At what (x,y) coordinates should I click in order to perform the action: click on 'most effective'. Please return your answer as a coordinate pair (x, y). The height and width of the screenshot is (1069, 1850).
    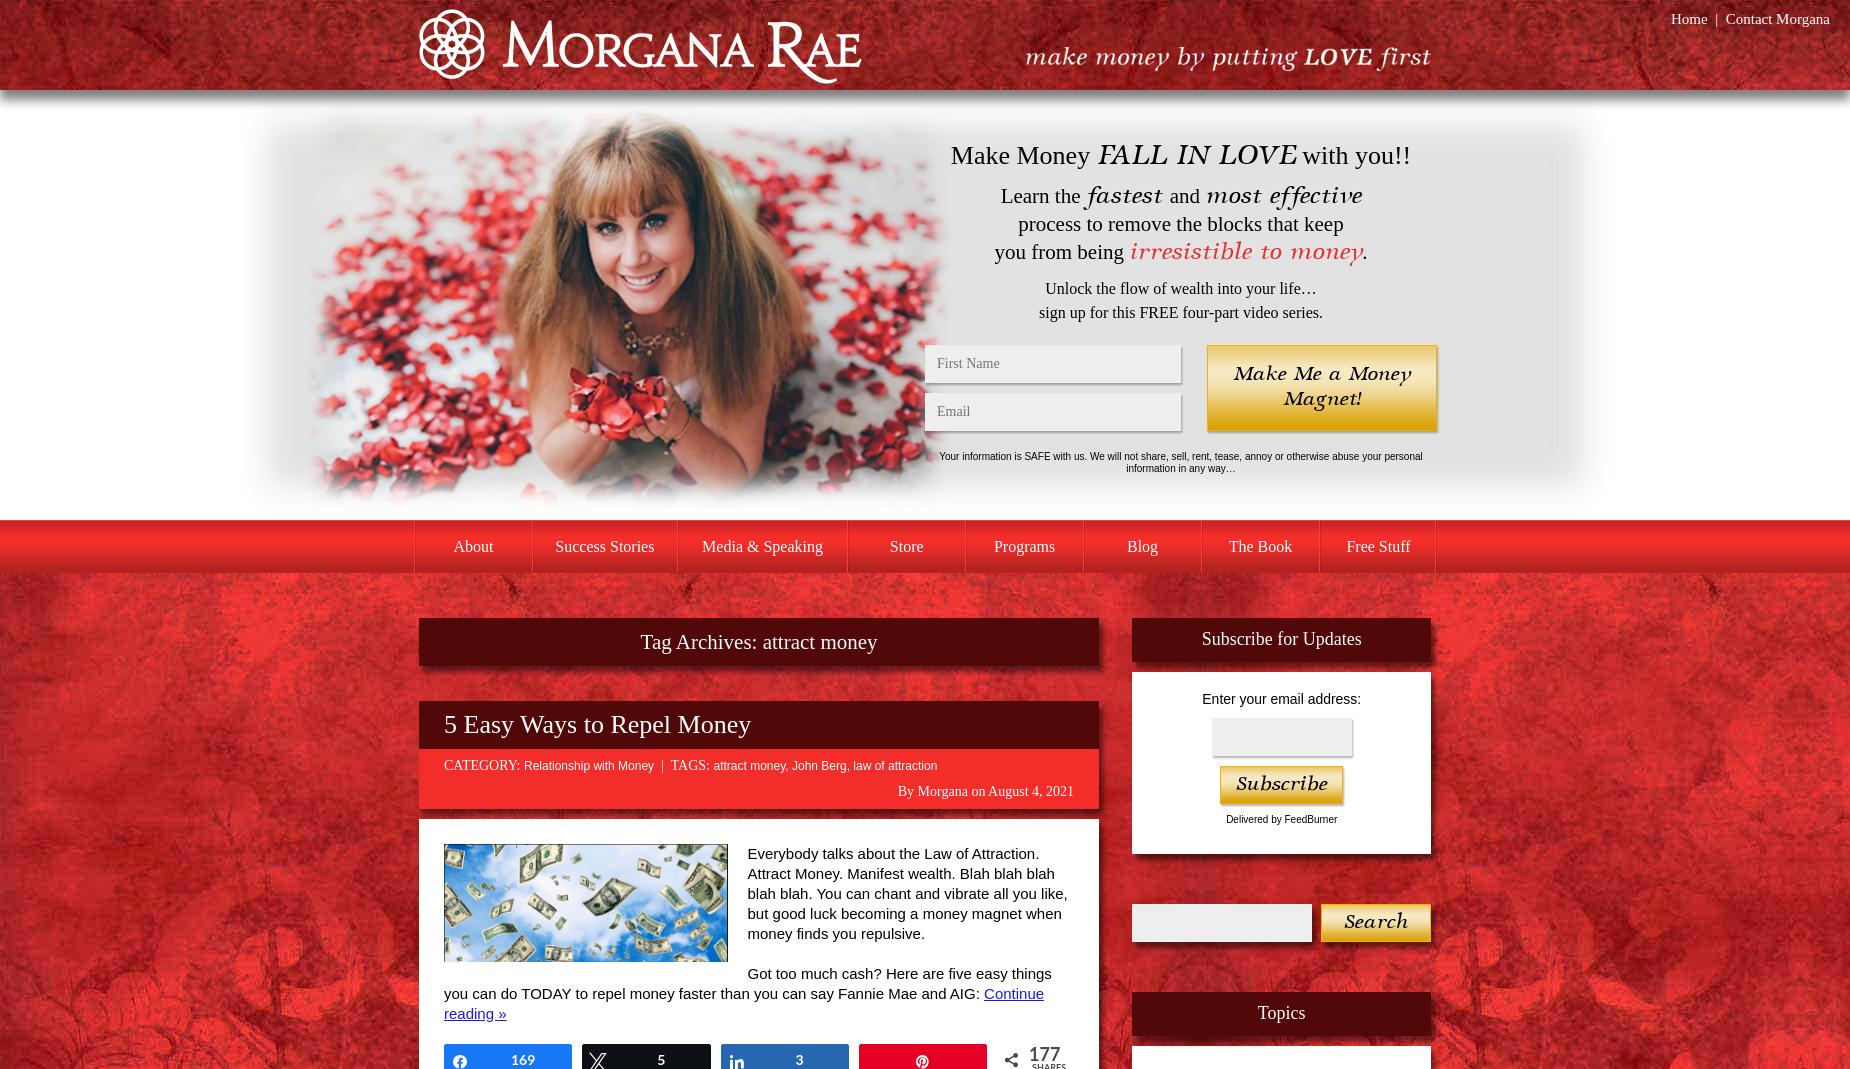
    Looking at the image, I should click on (1204, 195).